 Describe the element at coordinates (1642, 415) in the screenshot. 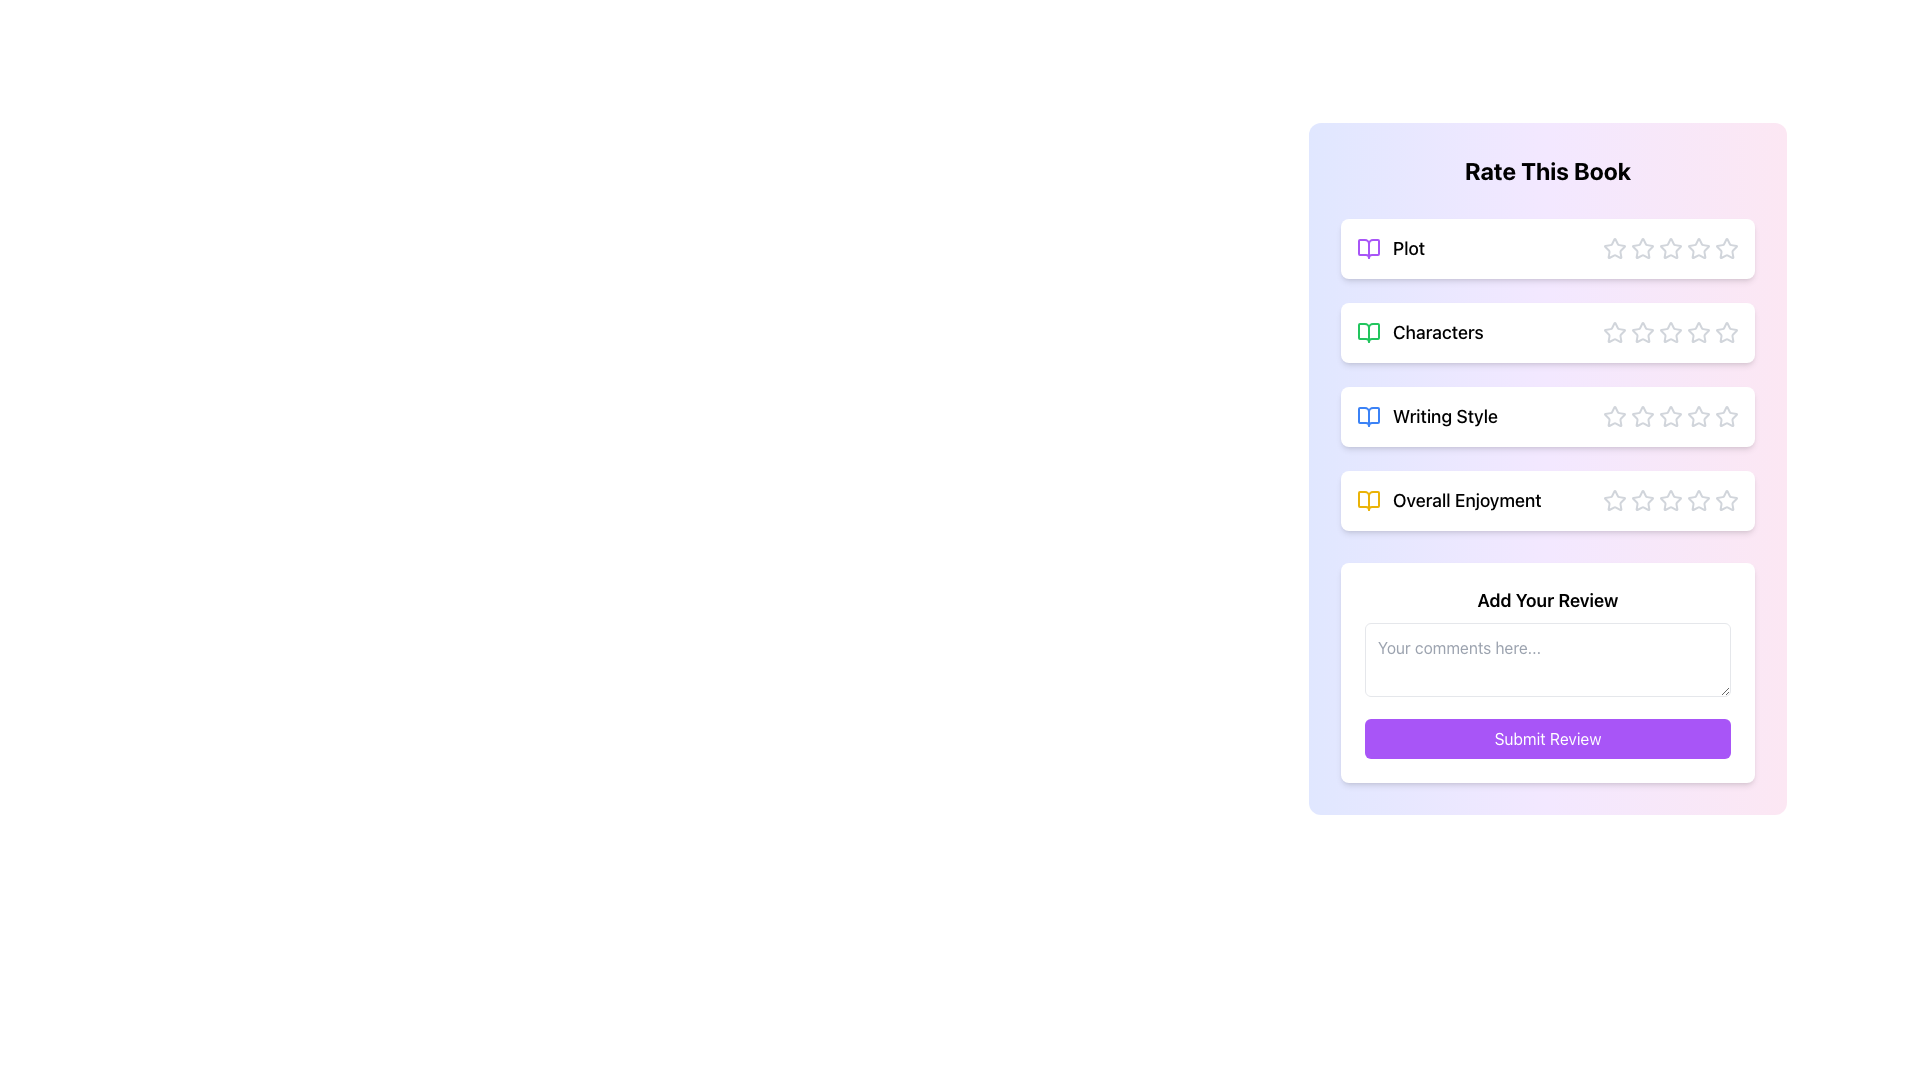

I see `the third star-shaped rating icon under the 'Writing Style' rating section to assign a '3-star' rating` at that location.